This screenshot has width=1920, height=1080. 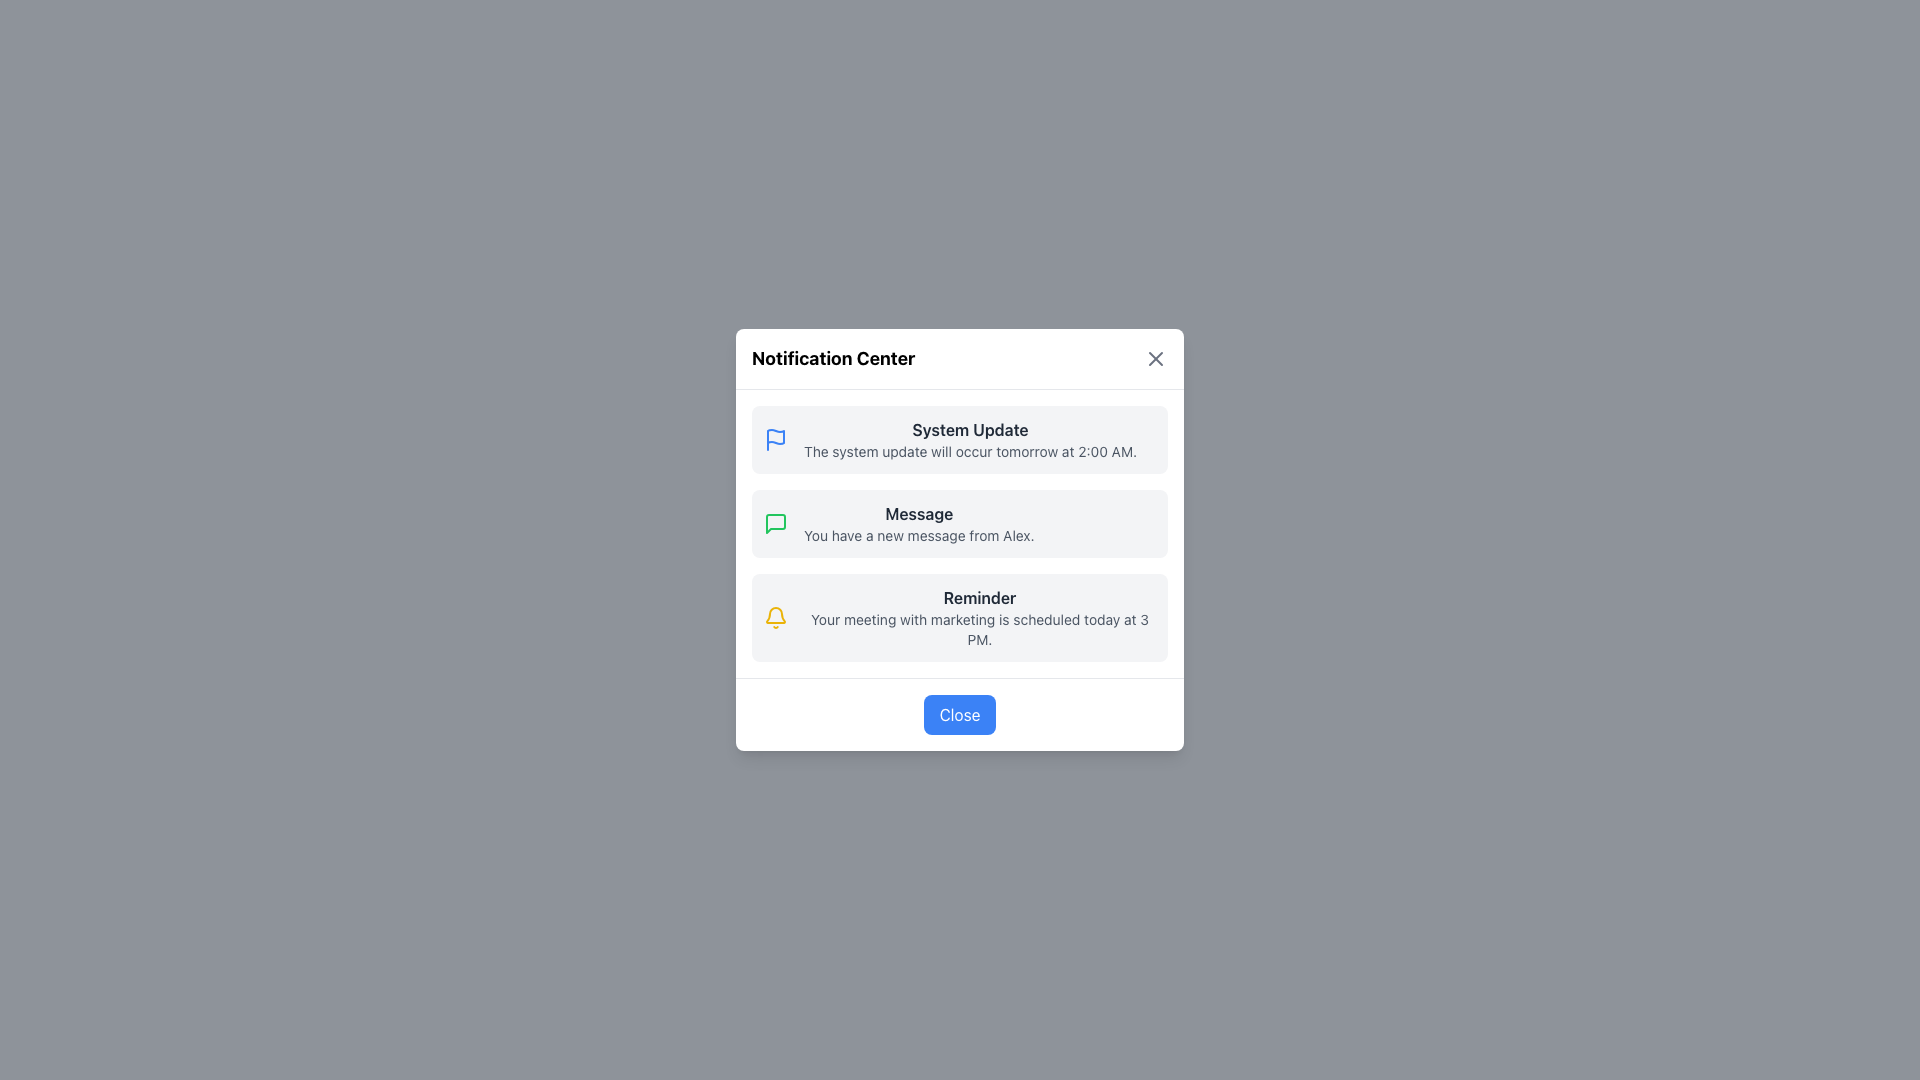 I want to click on the notification element titled 'Reminder' that contains the description 'Your meeting with marketing is scheduled today at 3 PM.', so click(x=979, y=616).